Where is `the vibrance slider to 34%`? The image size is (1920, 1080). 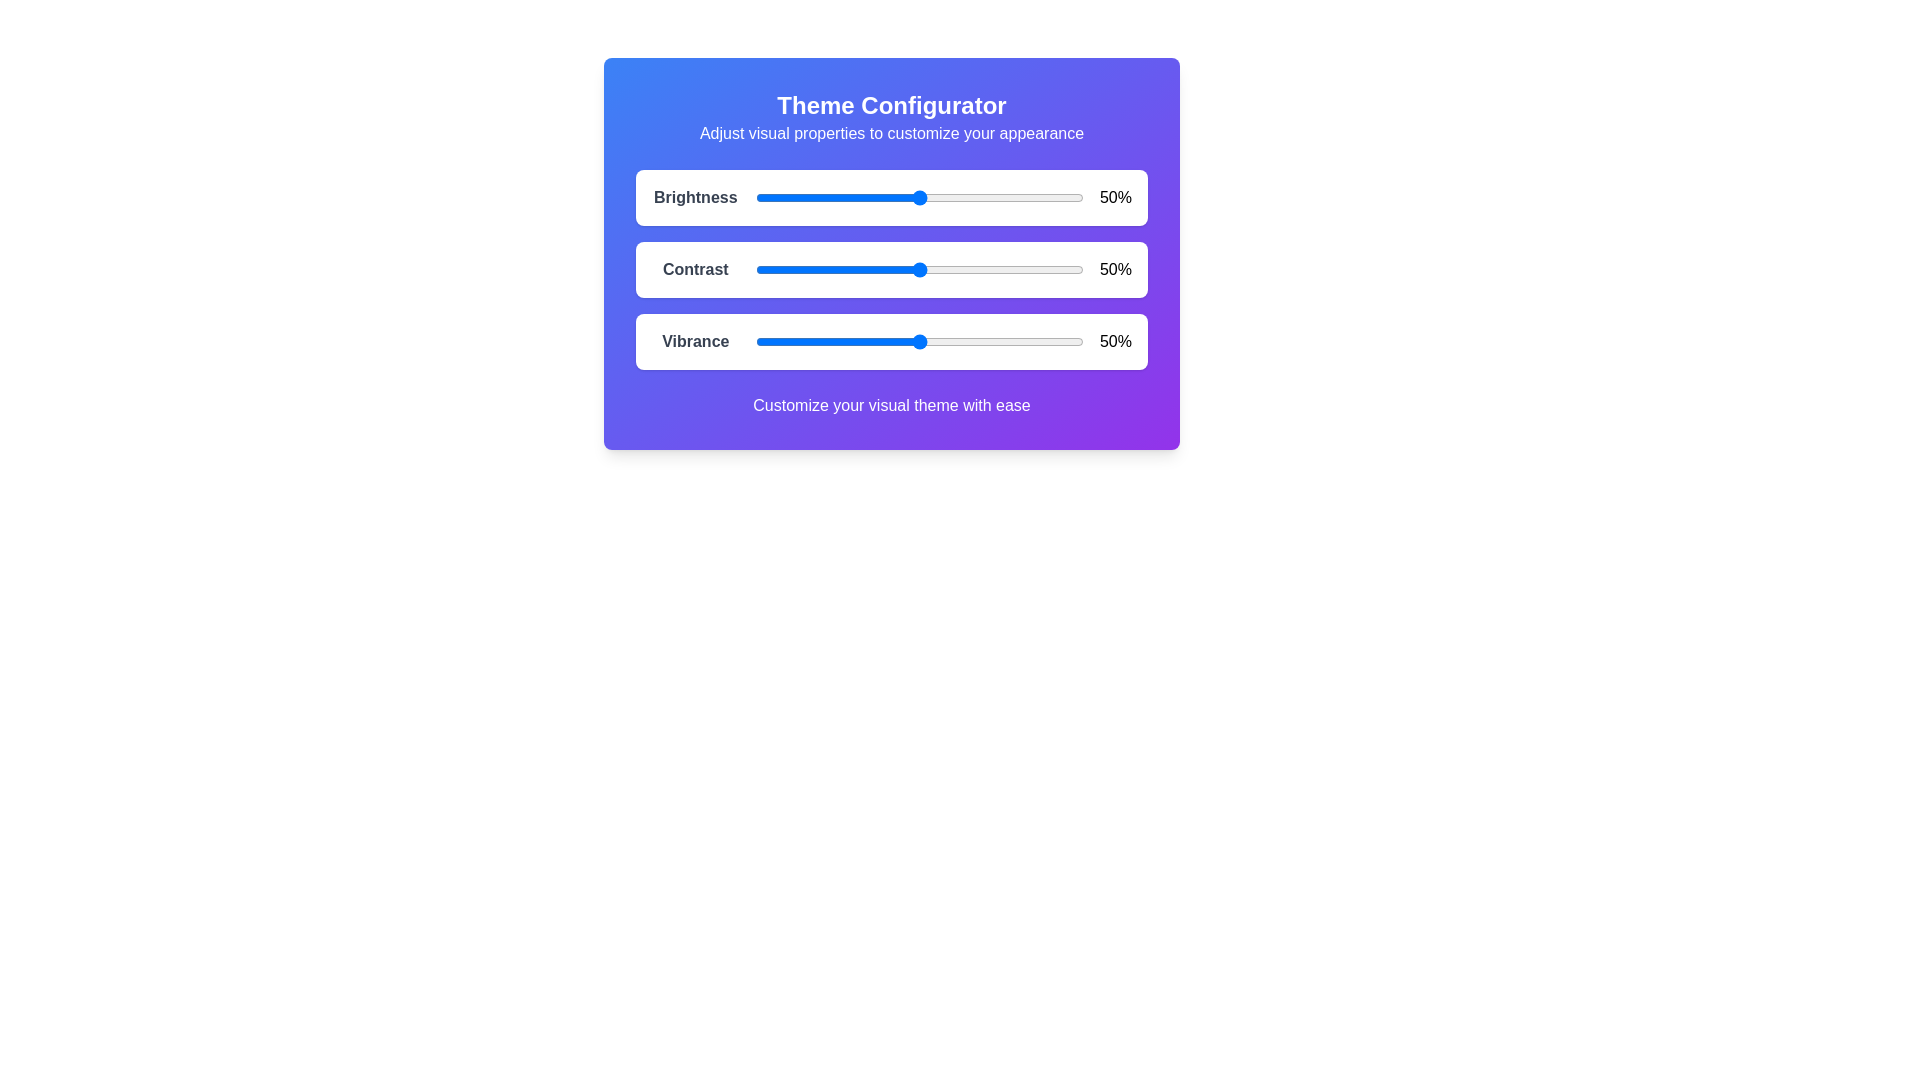 the vibrance slider to 34% is located at coordinates (867, 341).